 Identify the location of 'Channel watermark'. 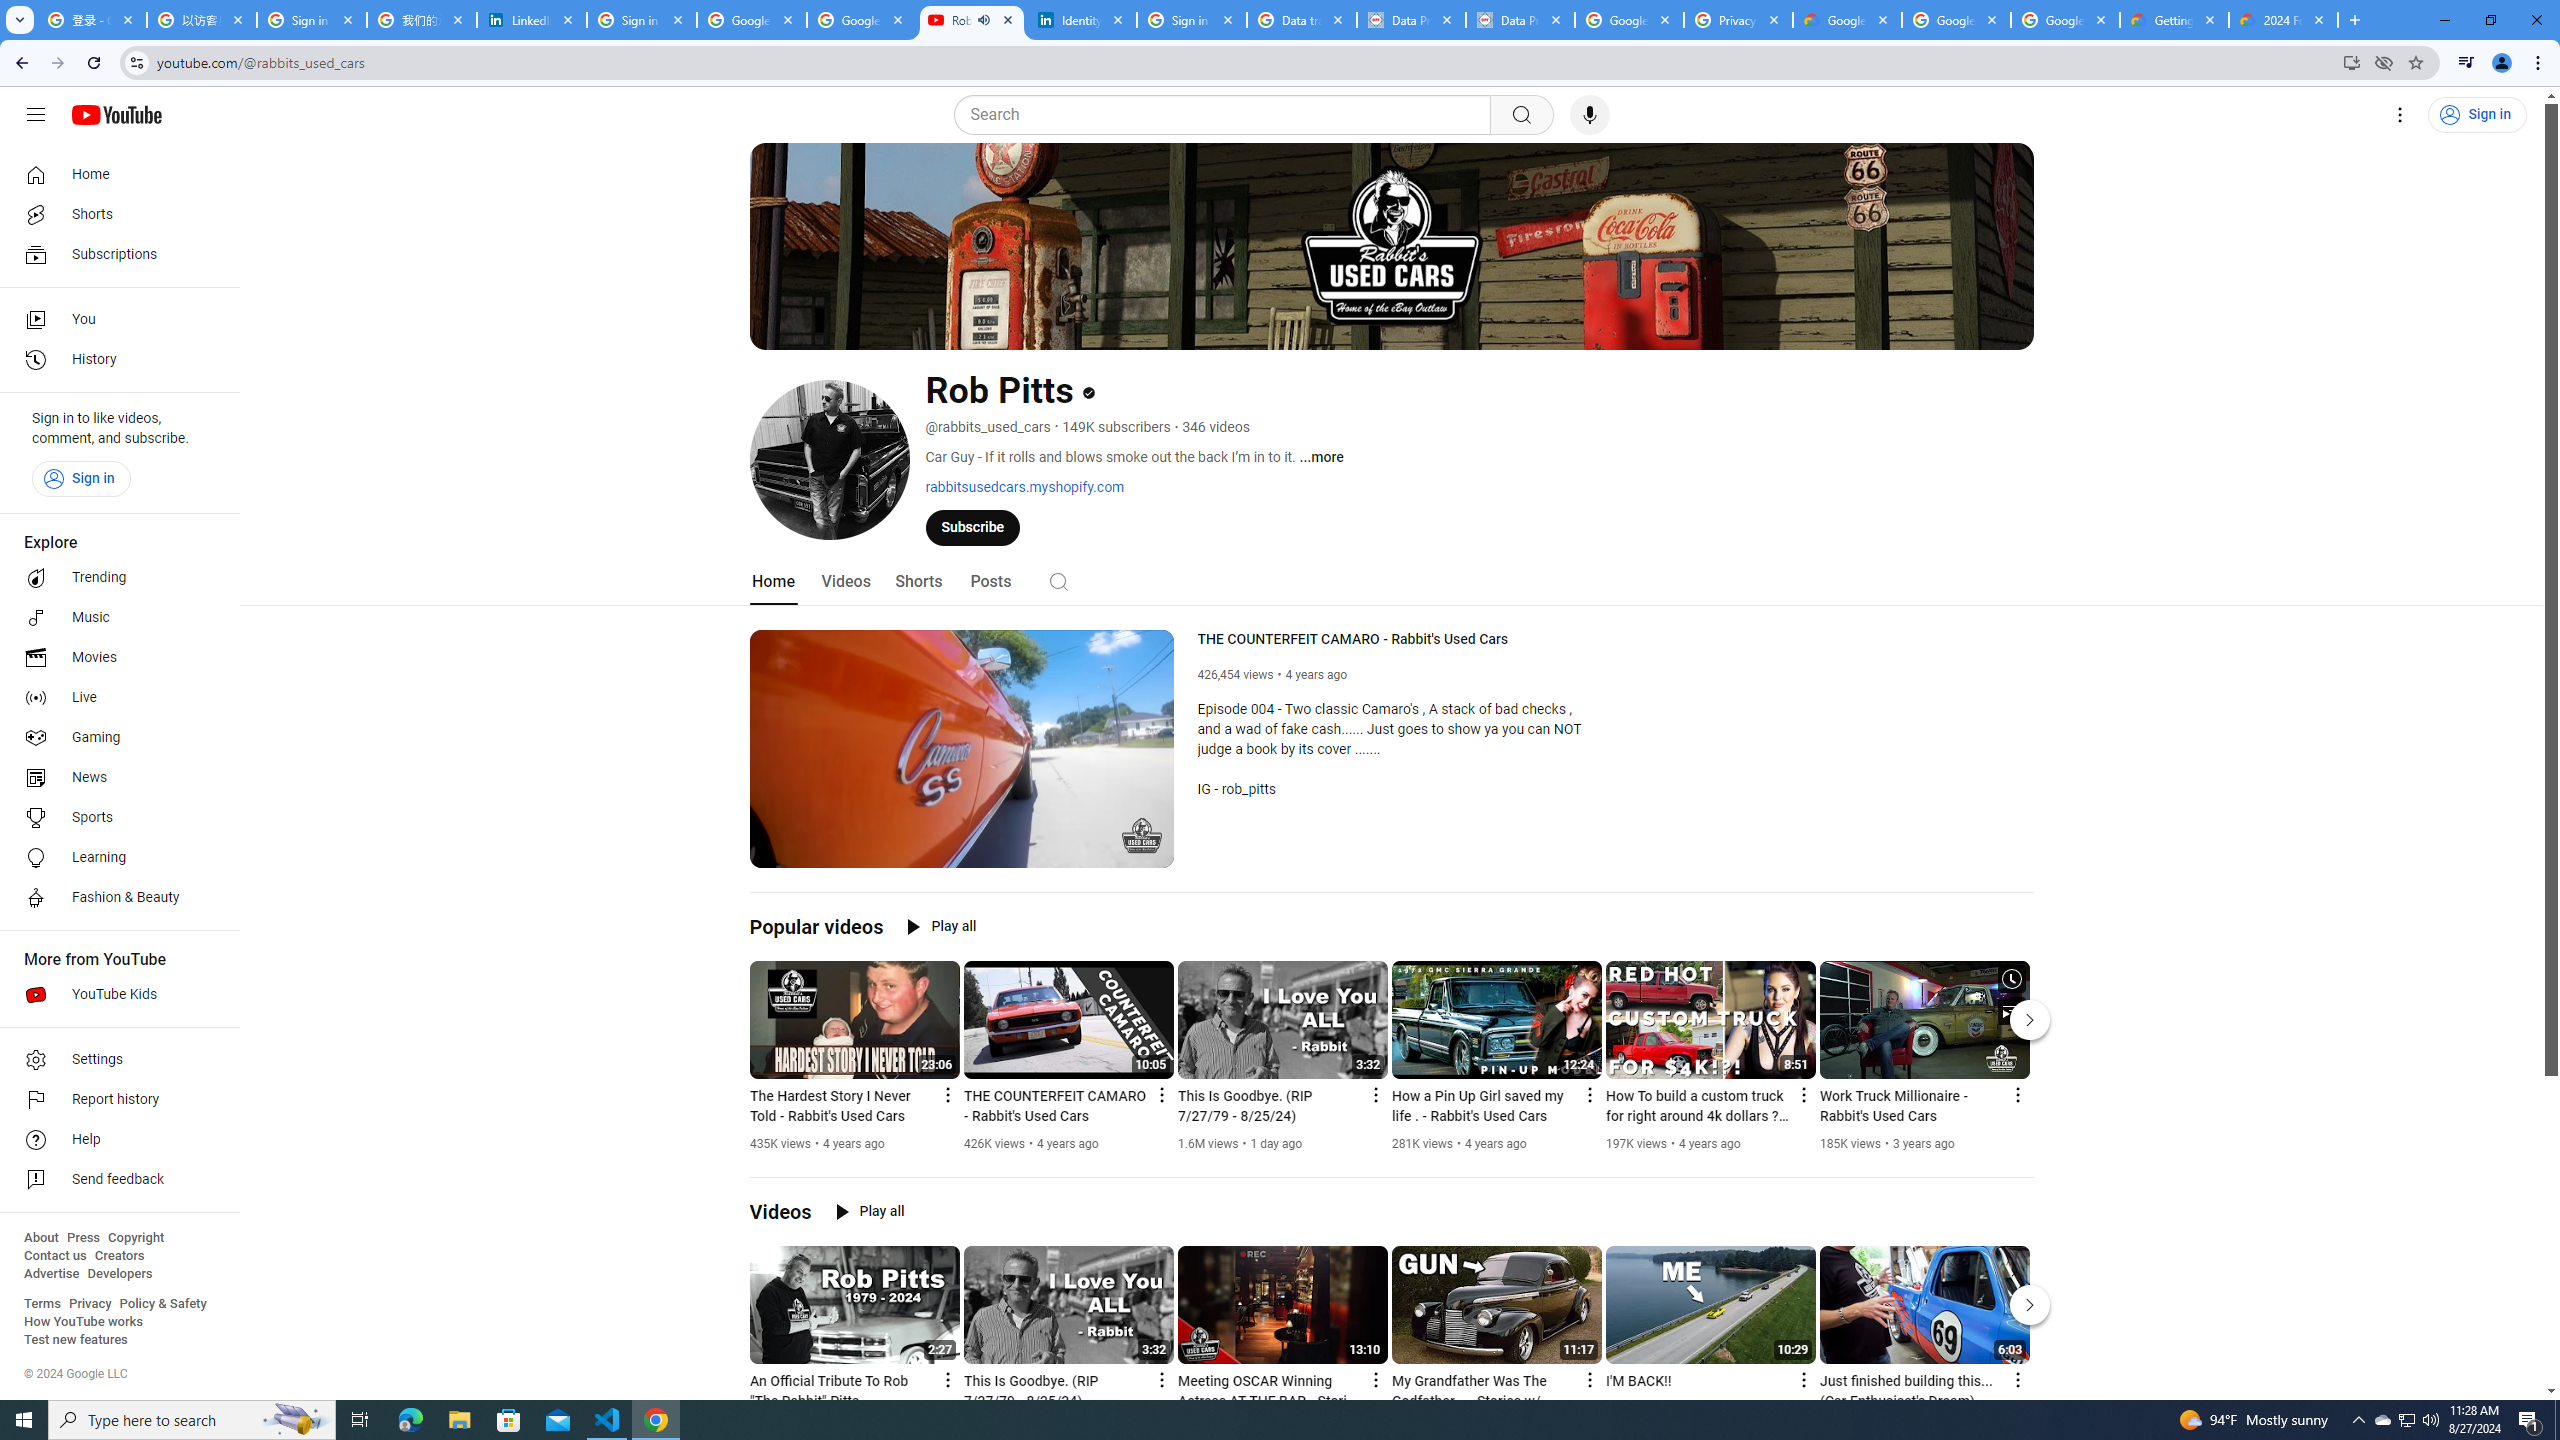
(1141, 834).